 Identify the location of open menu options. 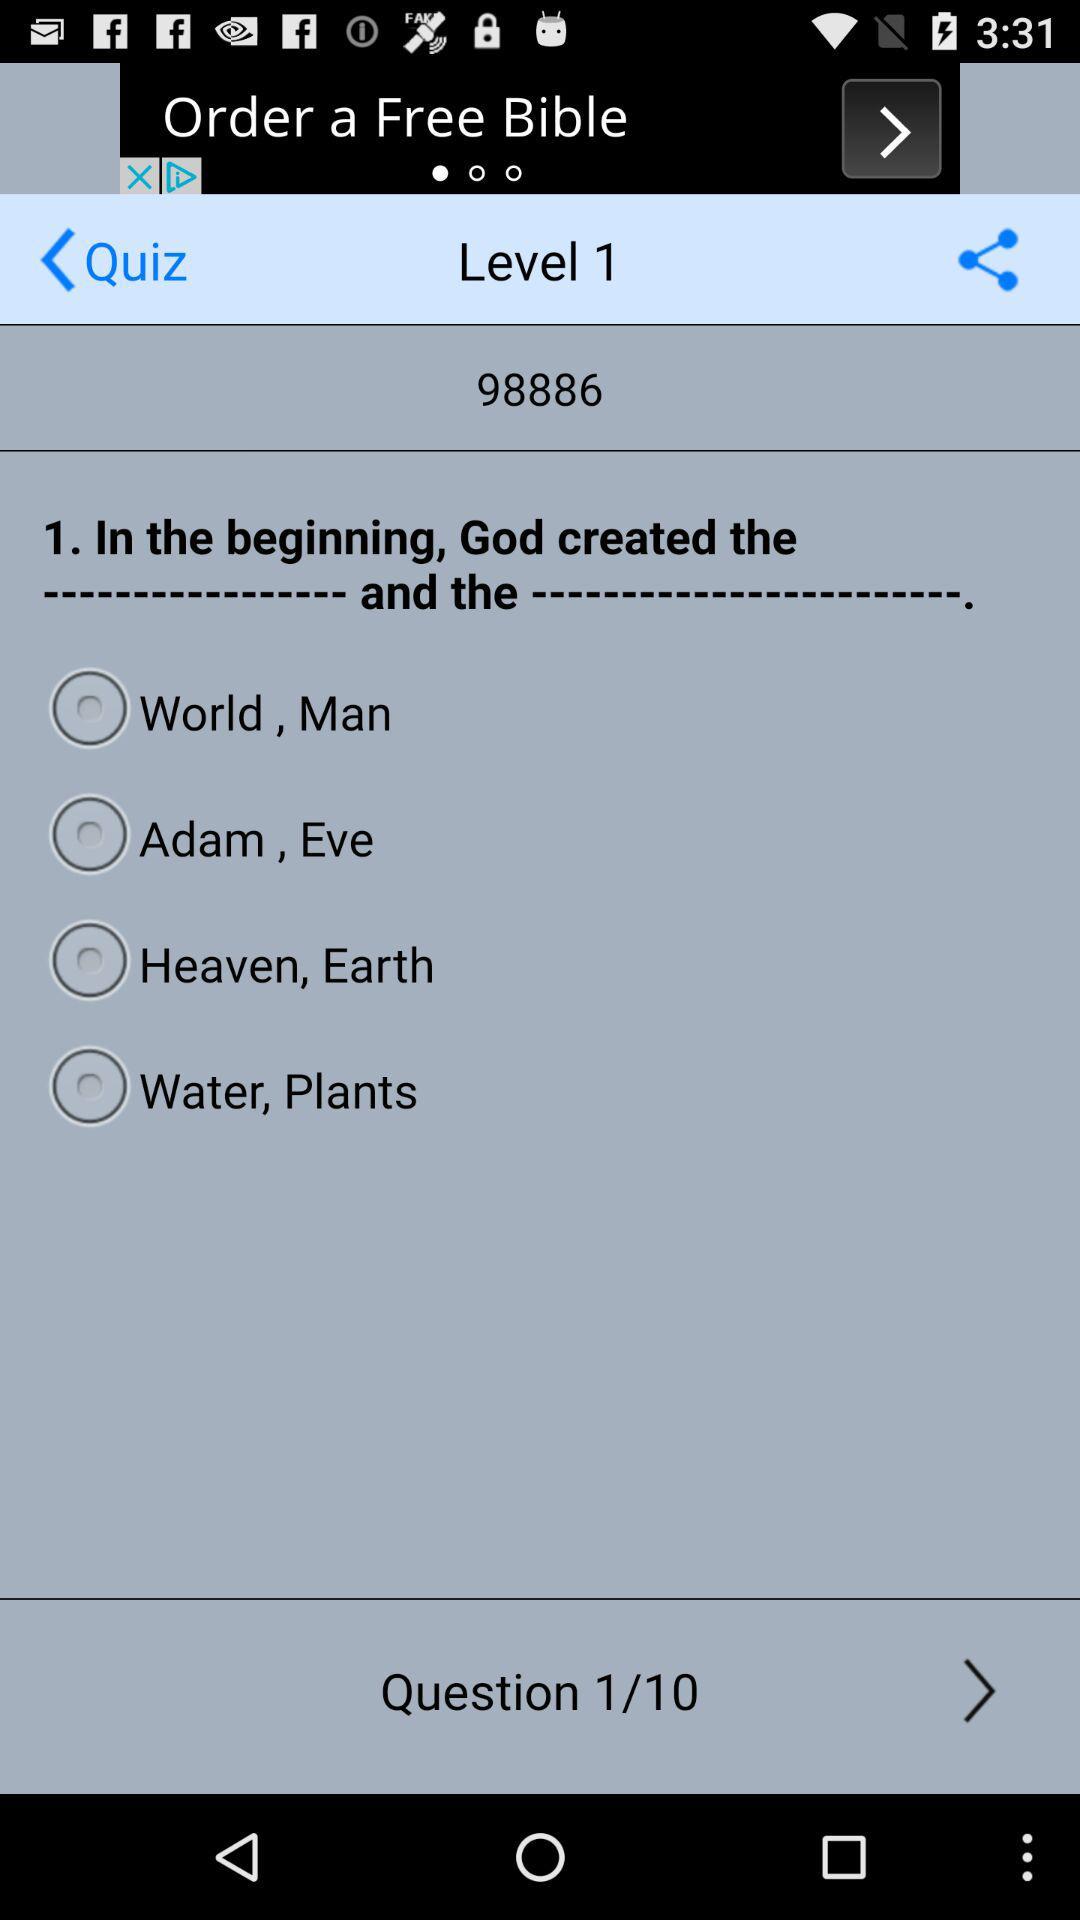
(987, 258).